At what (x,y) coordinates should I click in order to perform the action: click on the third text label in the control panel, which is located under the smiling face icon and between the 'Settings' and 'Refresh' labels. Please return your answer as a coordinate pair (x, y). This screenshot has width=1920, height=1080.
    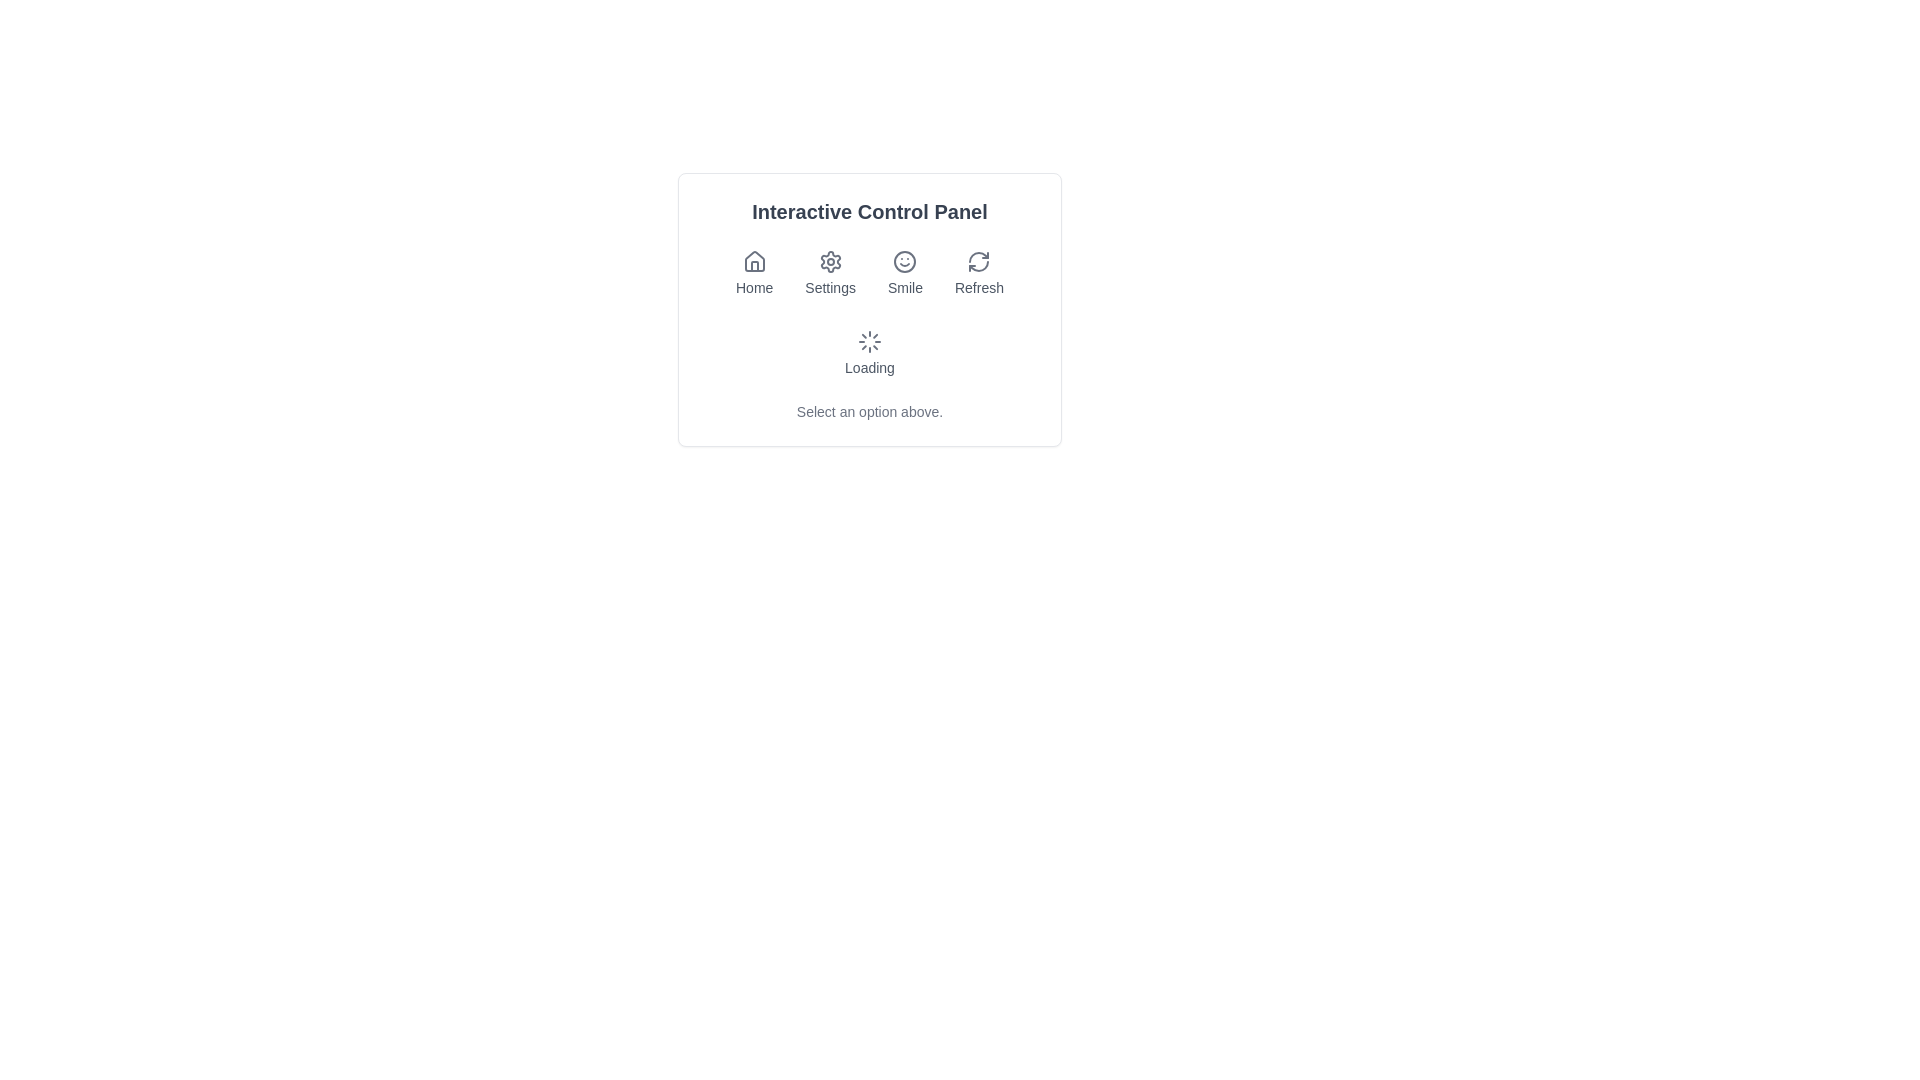
    Looking at the image, I should click on (904, 288).